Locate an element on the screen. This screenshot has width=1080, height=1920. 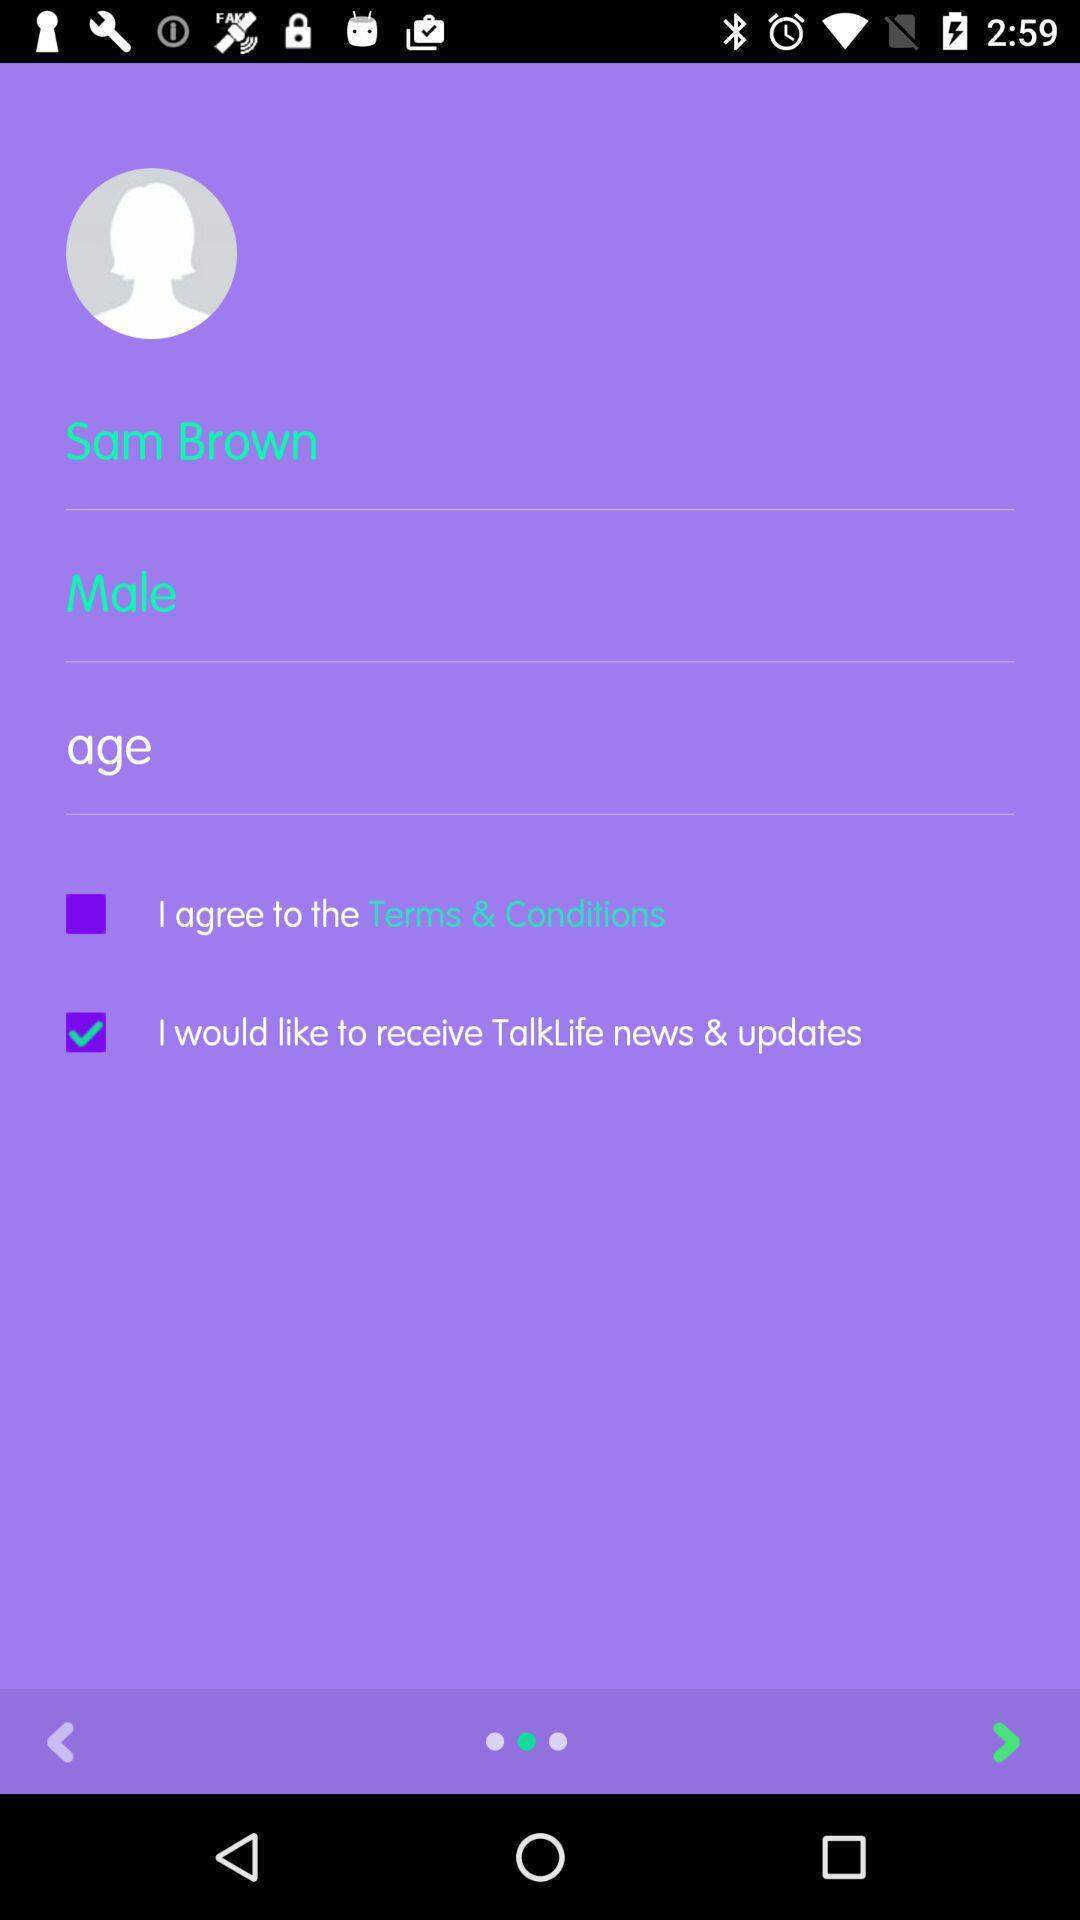
sam brown icon is located at coordinates (540, 456).